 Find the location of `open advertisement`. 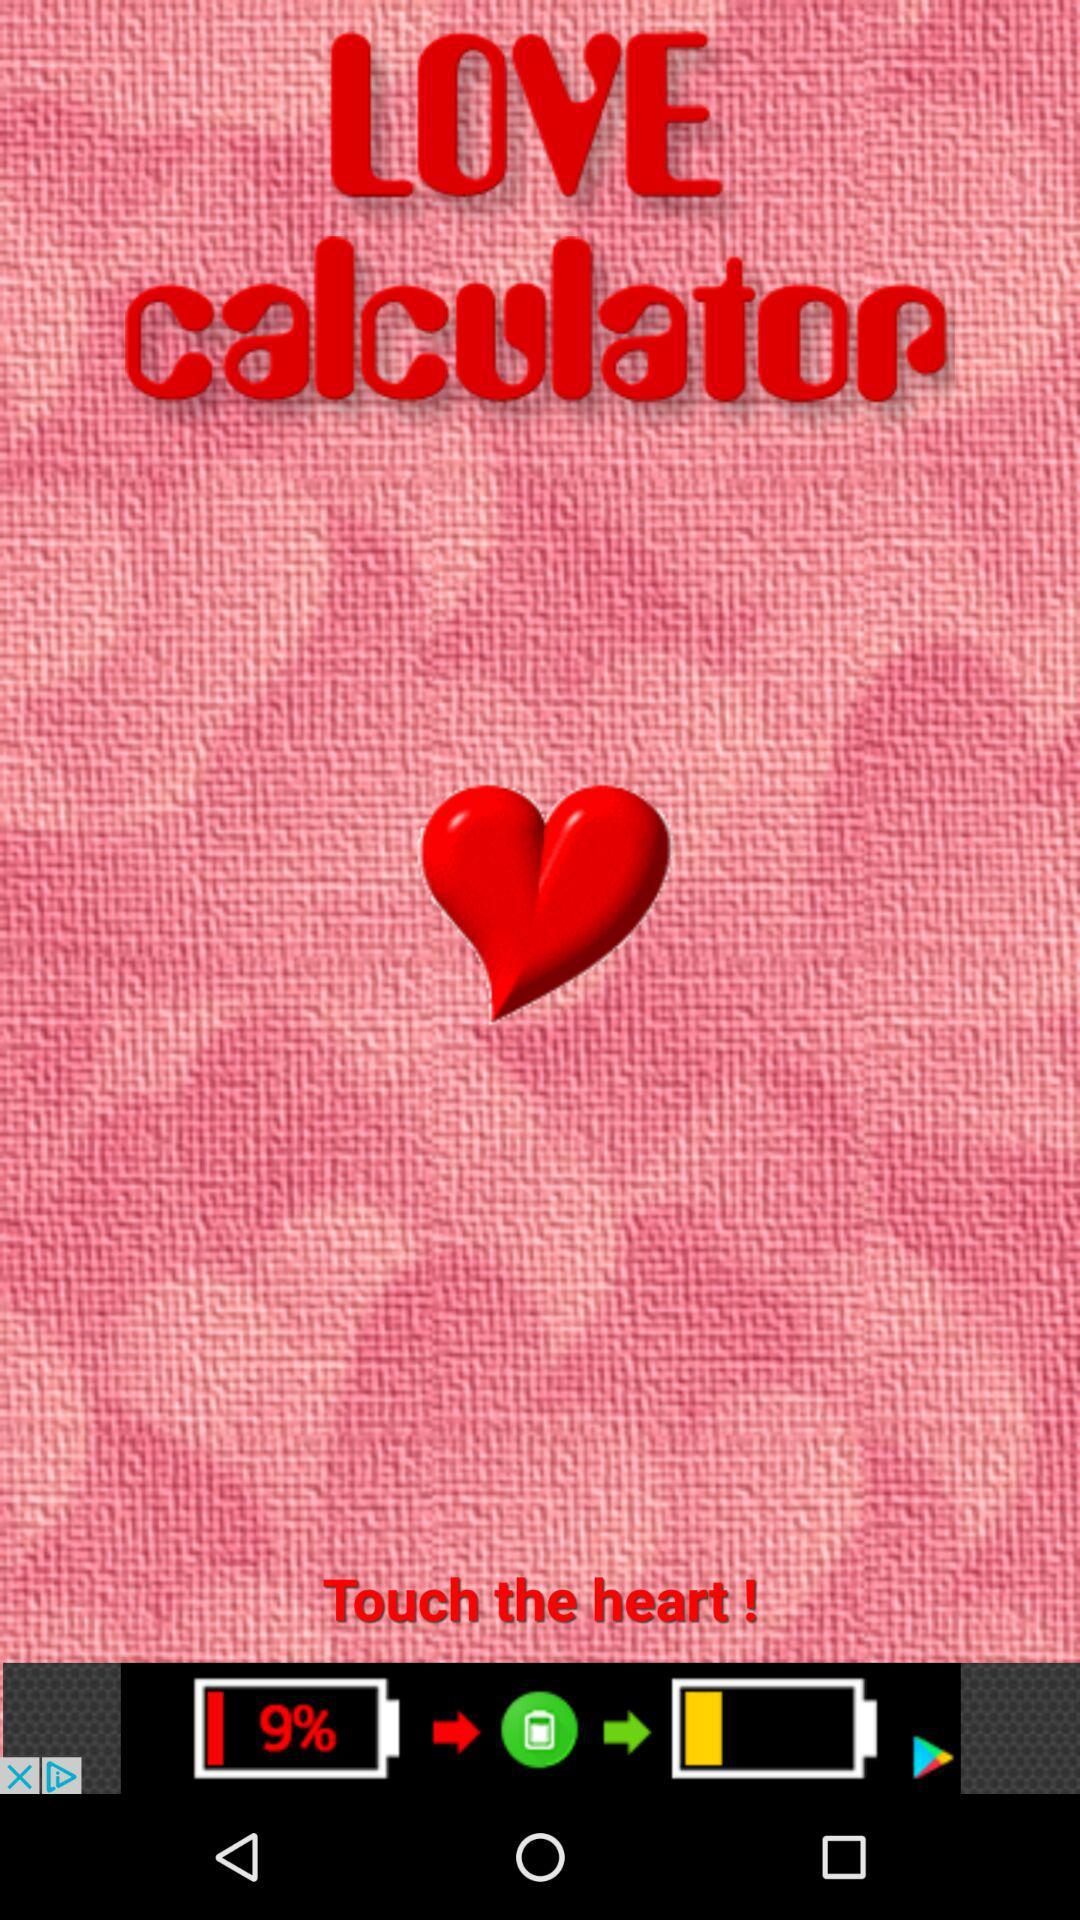

open advertisement is located at coordinates (540, 1727).